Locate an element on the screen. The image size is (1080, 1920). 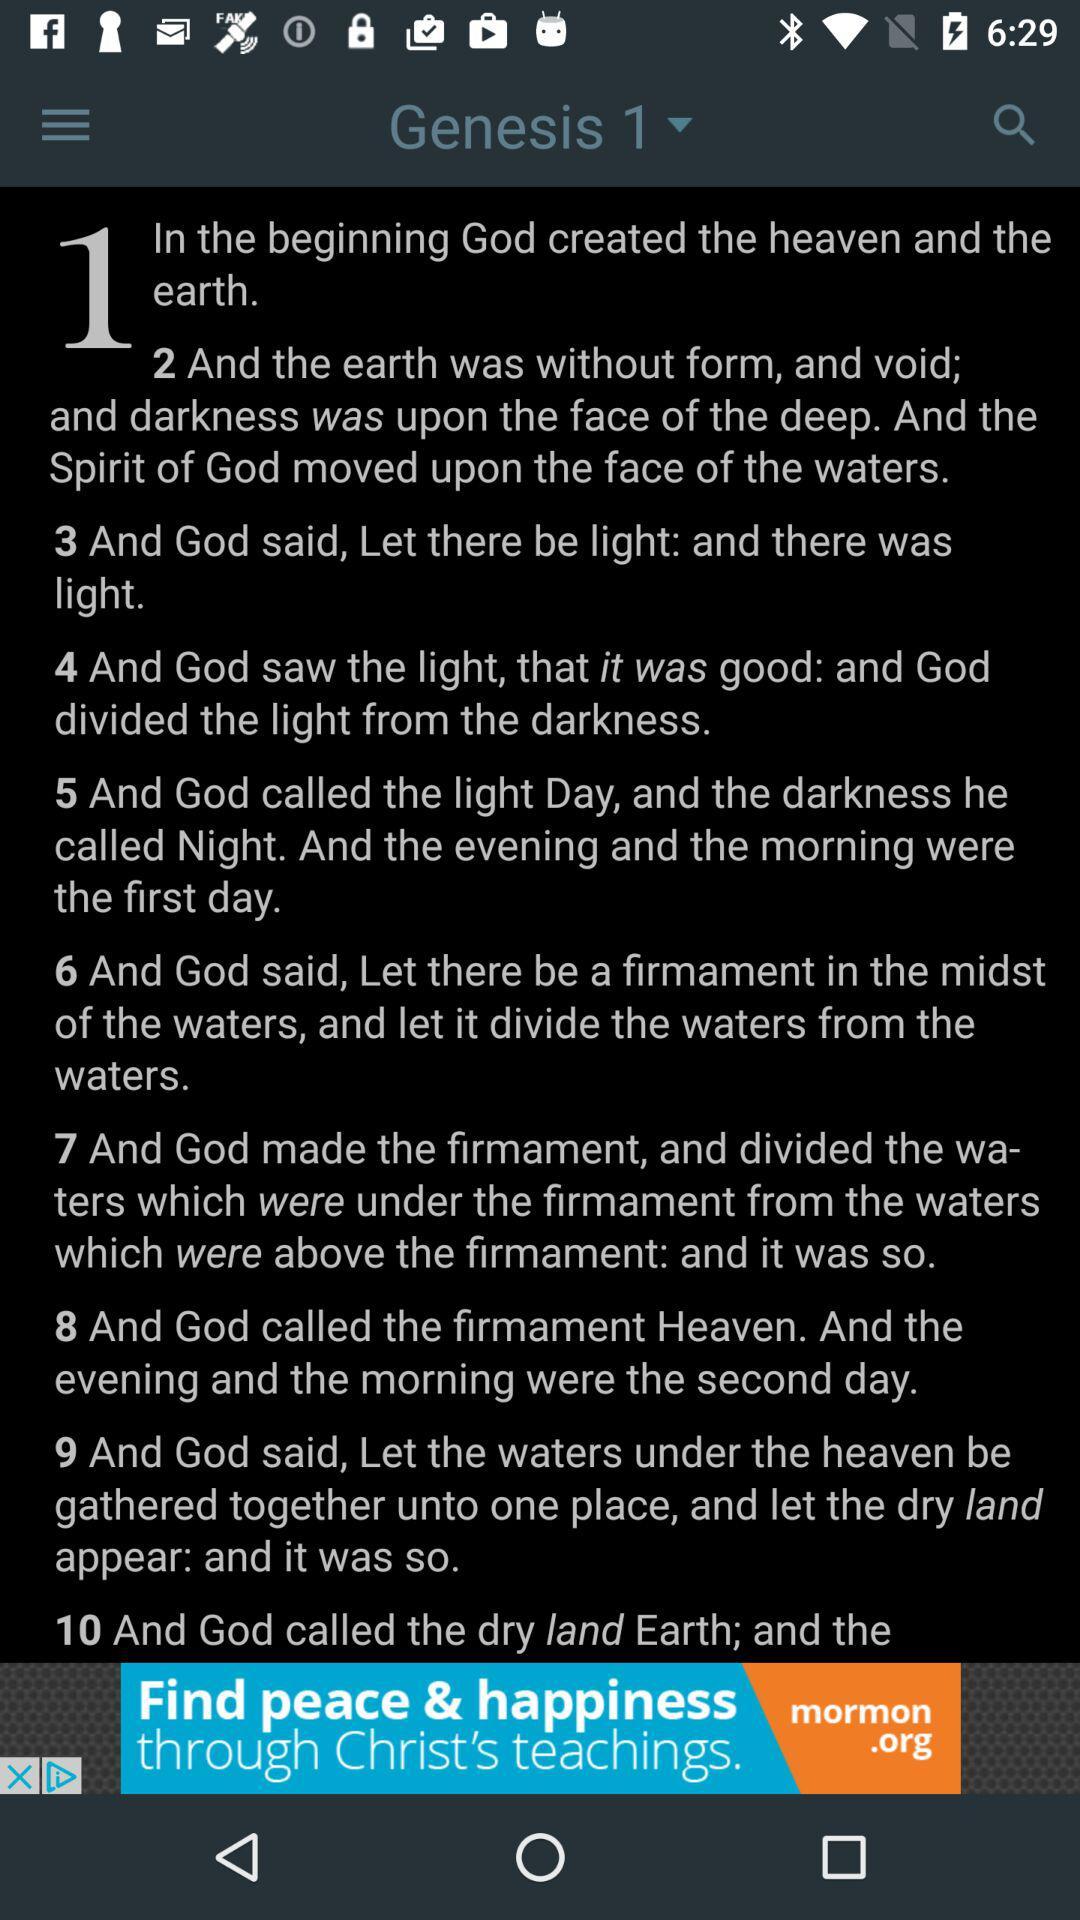
the search icon is located at coordinates (1014, 123).